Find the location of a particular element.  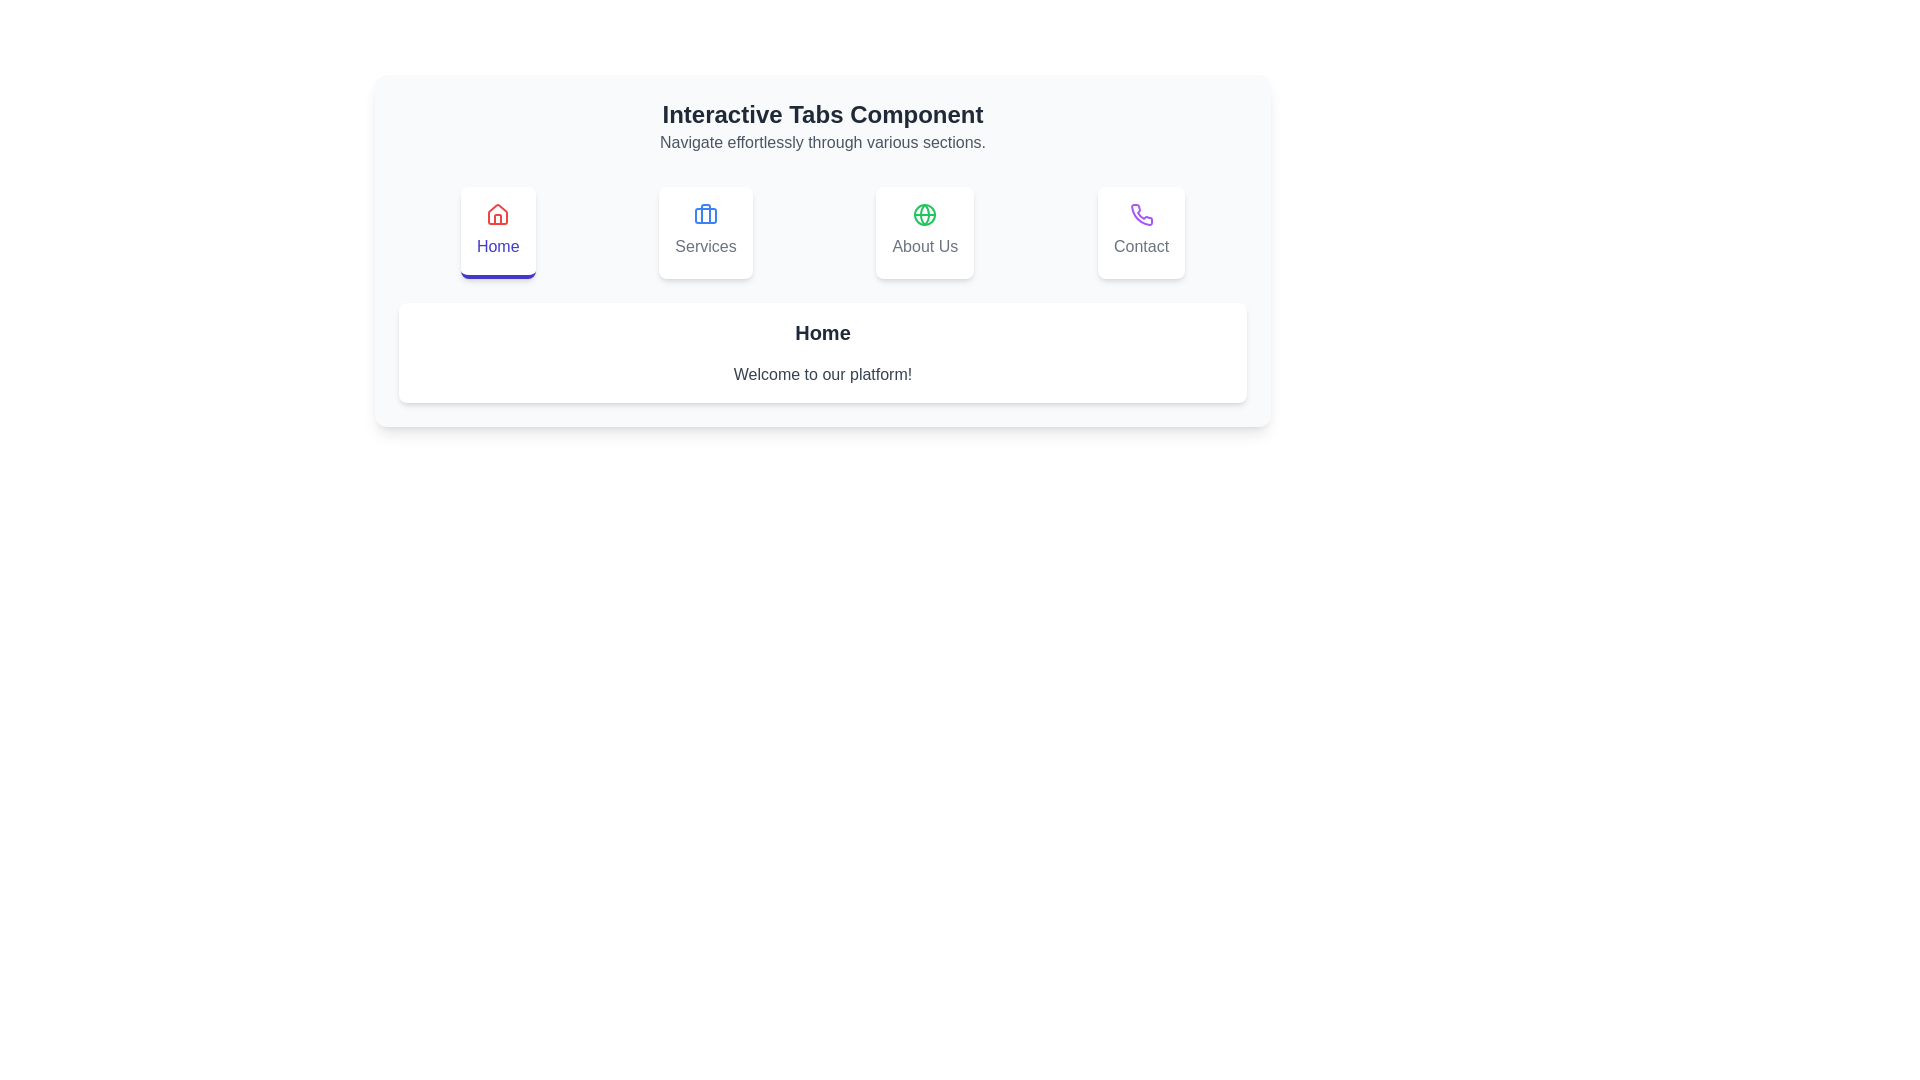

the Services tab by clicking on its respective button is located at coordinates (705, 231).